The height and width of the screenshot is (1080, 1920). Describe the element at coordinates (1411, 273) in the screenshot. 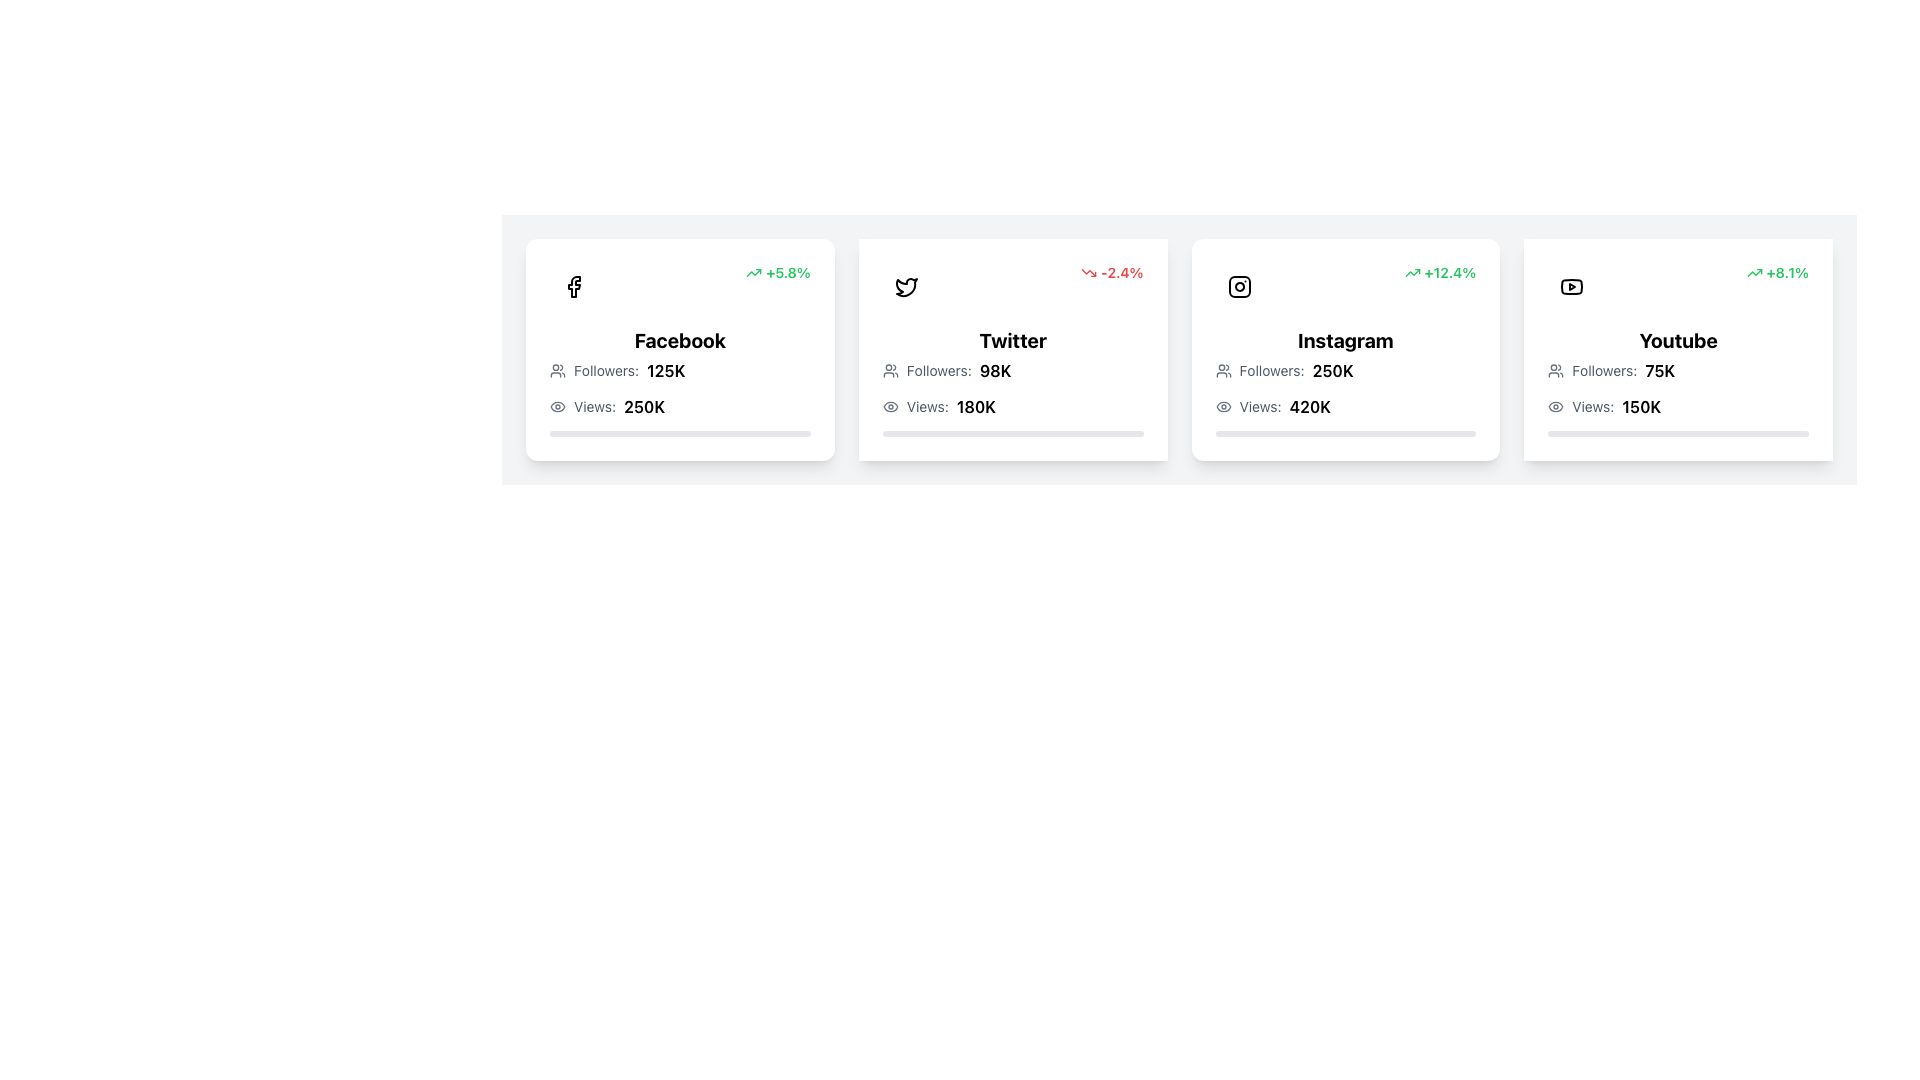

I see `the positive growth indicator icon located in the Instagram statistics card, positioned to the right of the Instagram logo and above the '+12.4%' text` at that location.